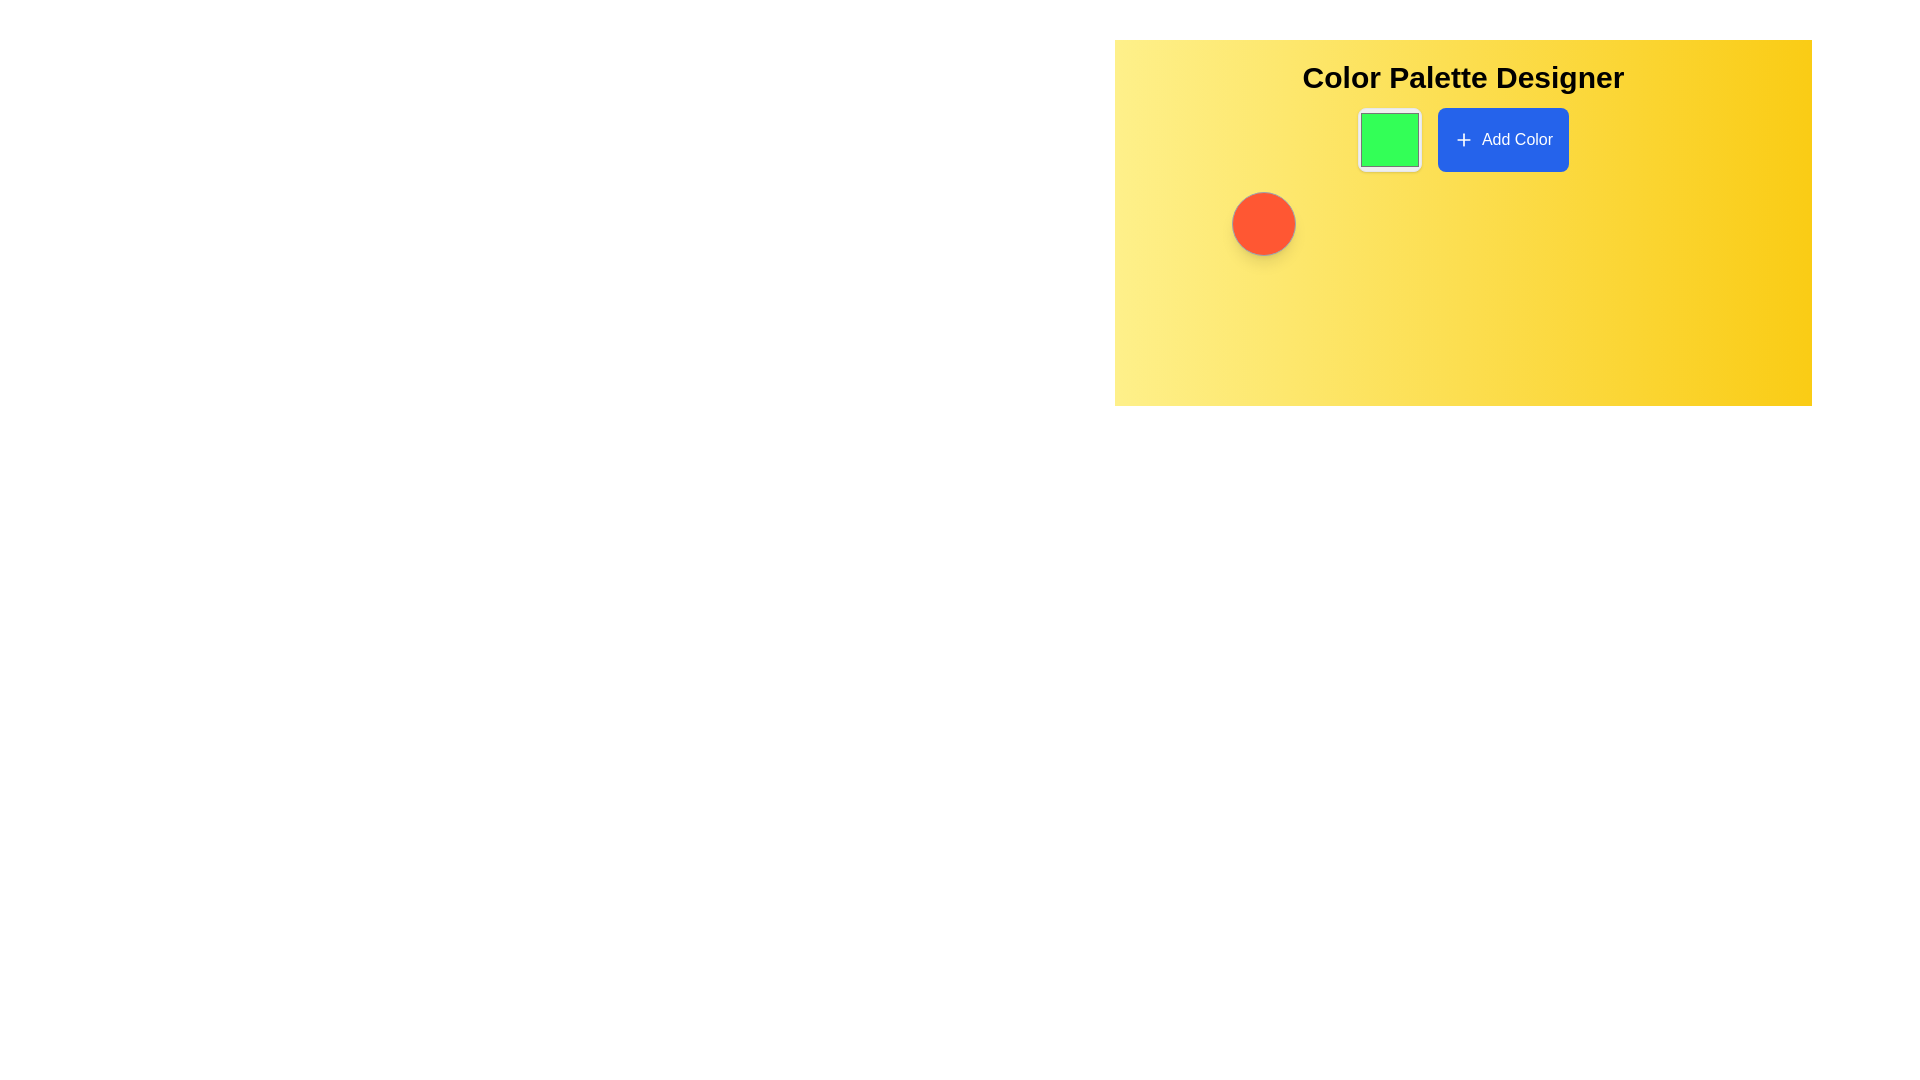 This screenshot has height=1080, width=1920. Describe the element at coordinates (1388, 138) in the screenshot. I see `the green Color Swatch, which is a square block with a green background and a thin gray border` at that location.